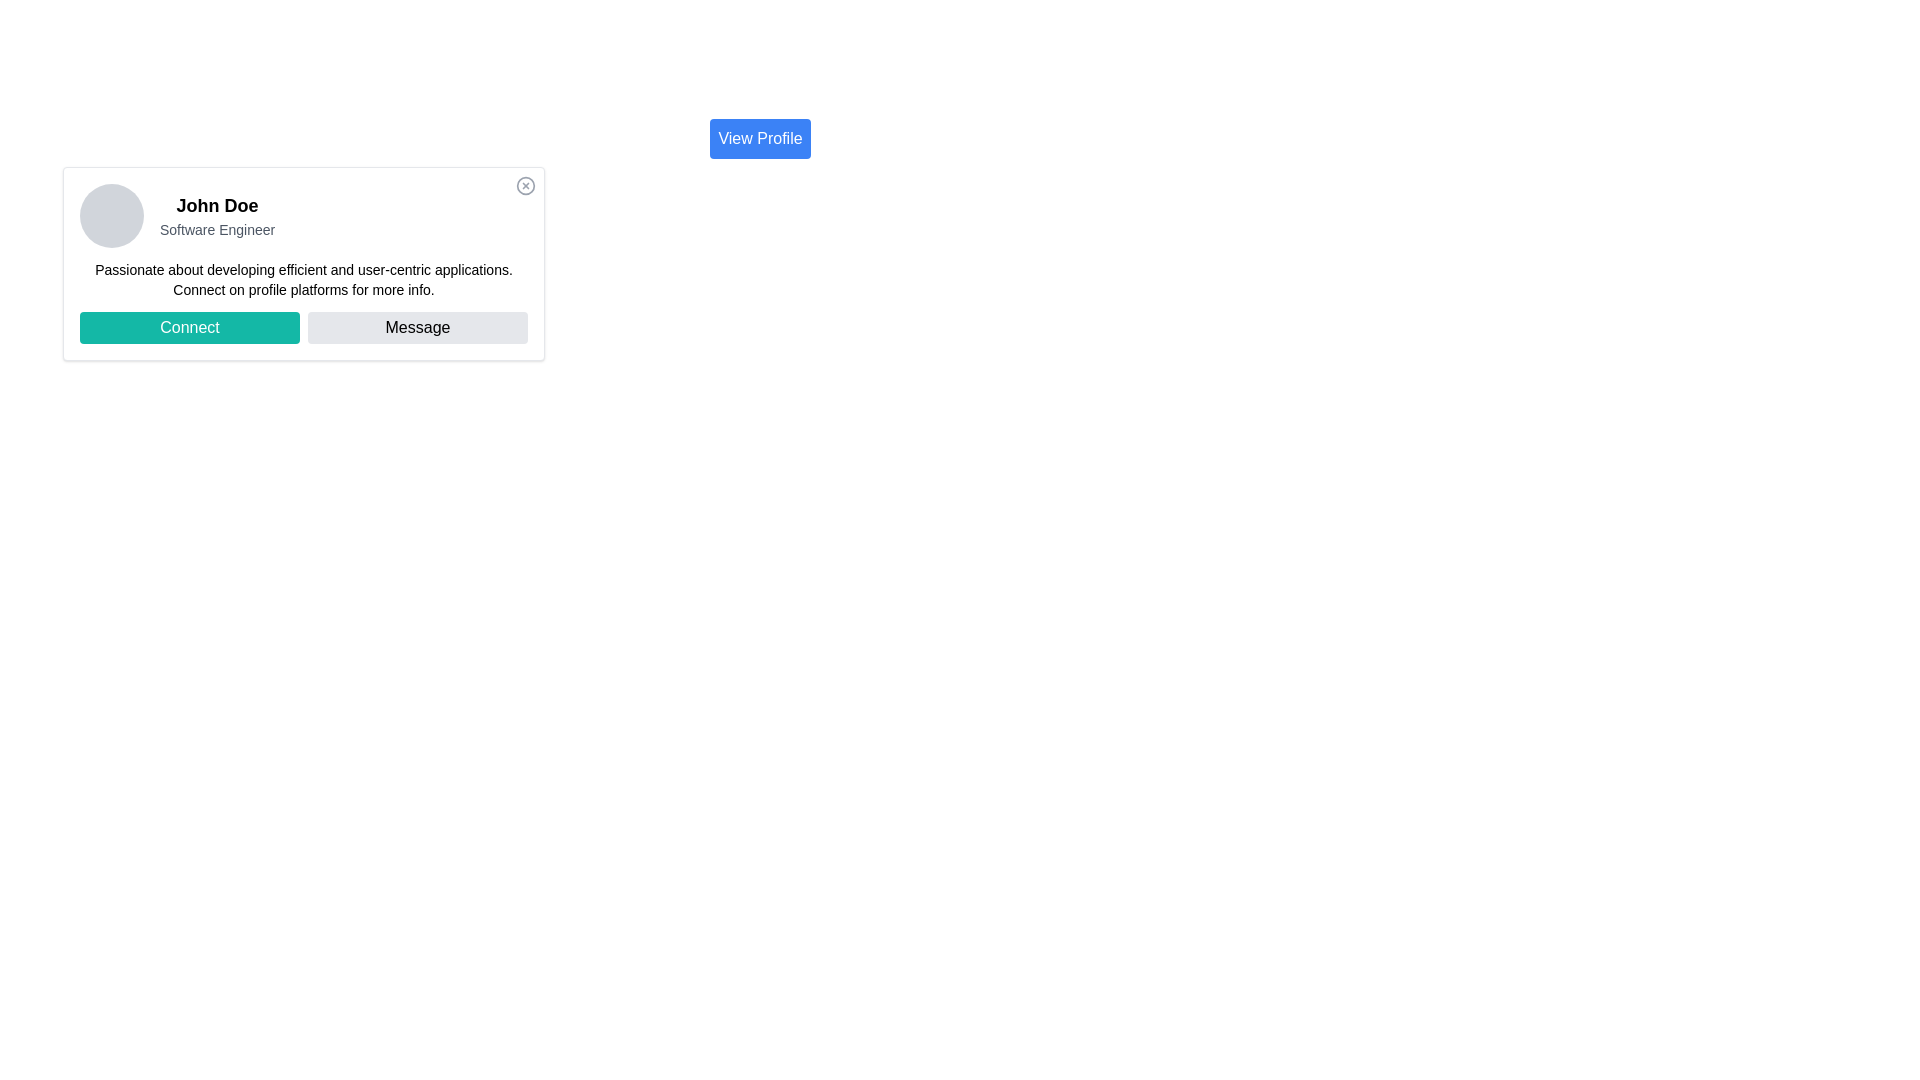 The image size is (1920, 1080). I want to click on the 'Connect' button in the grouped button element below the user information card for 'John Doe' to initiate a connection request, so click(302, 326).